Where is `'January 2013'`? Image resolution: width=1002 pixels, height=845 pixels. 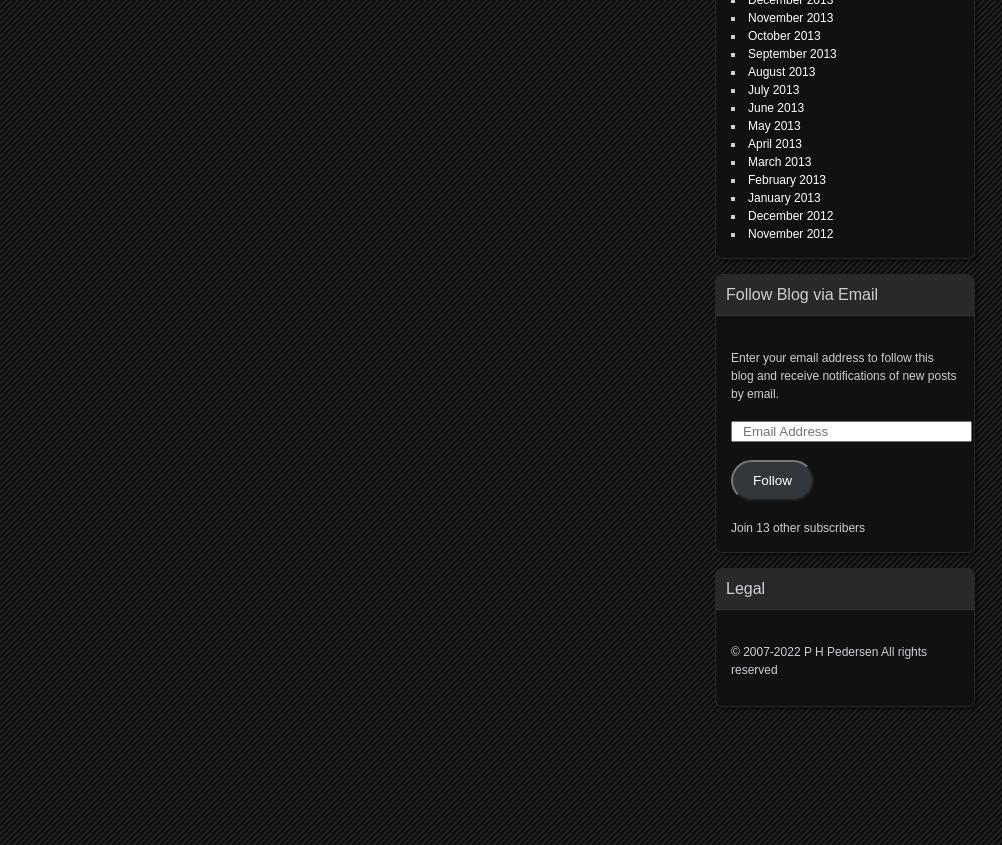 'January 2013' is located at coordinates (782, 196).